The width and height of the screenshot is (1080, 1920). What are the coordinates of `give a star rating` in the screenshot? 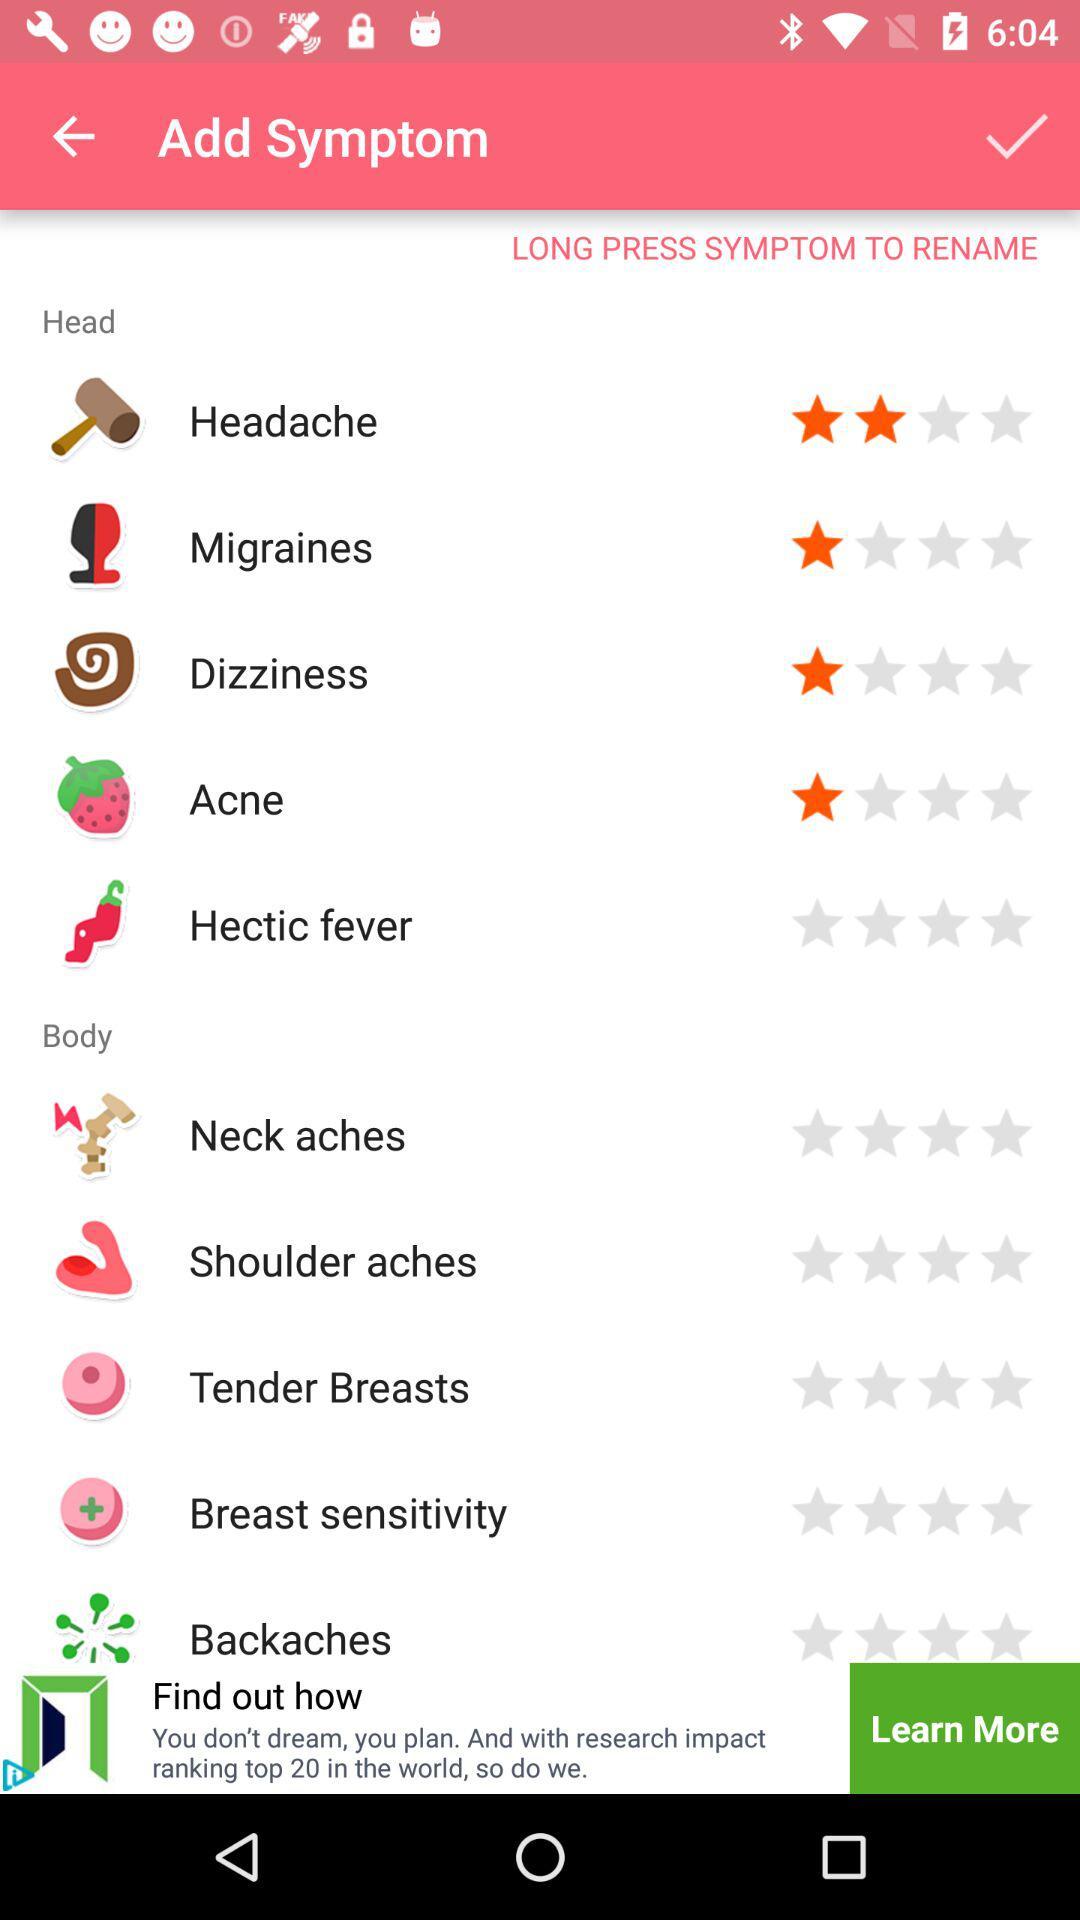 It's located at (817, 1133).